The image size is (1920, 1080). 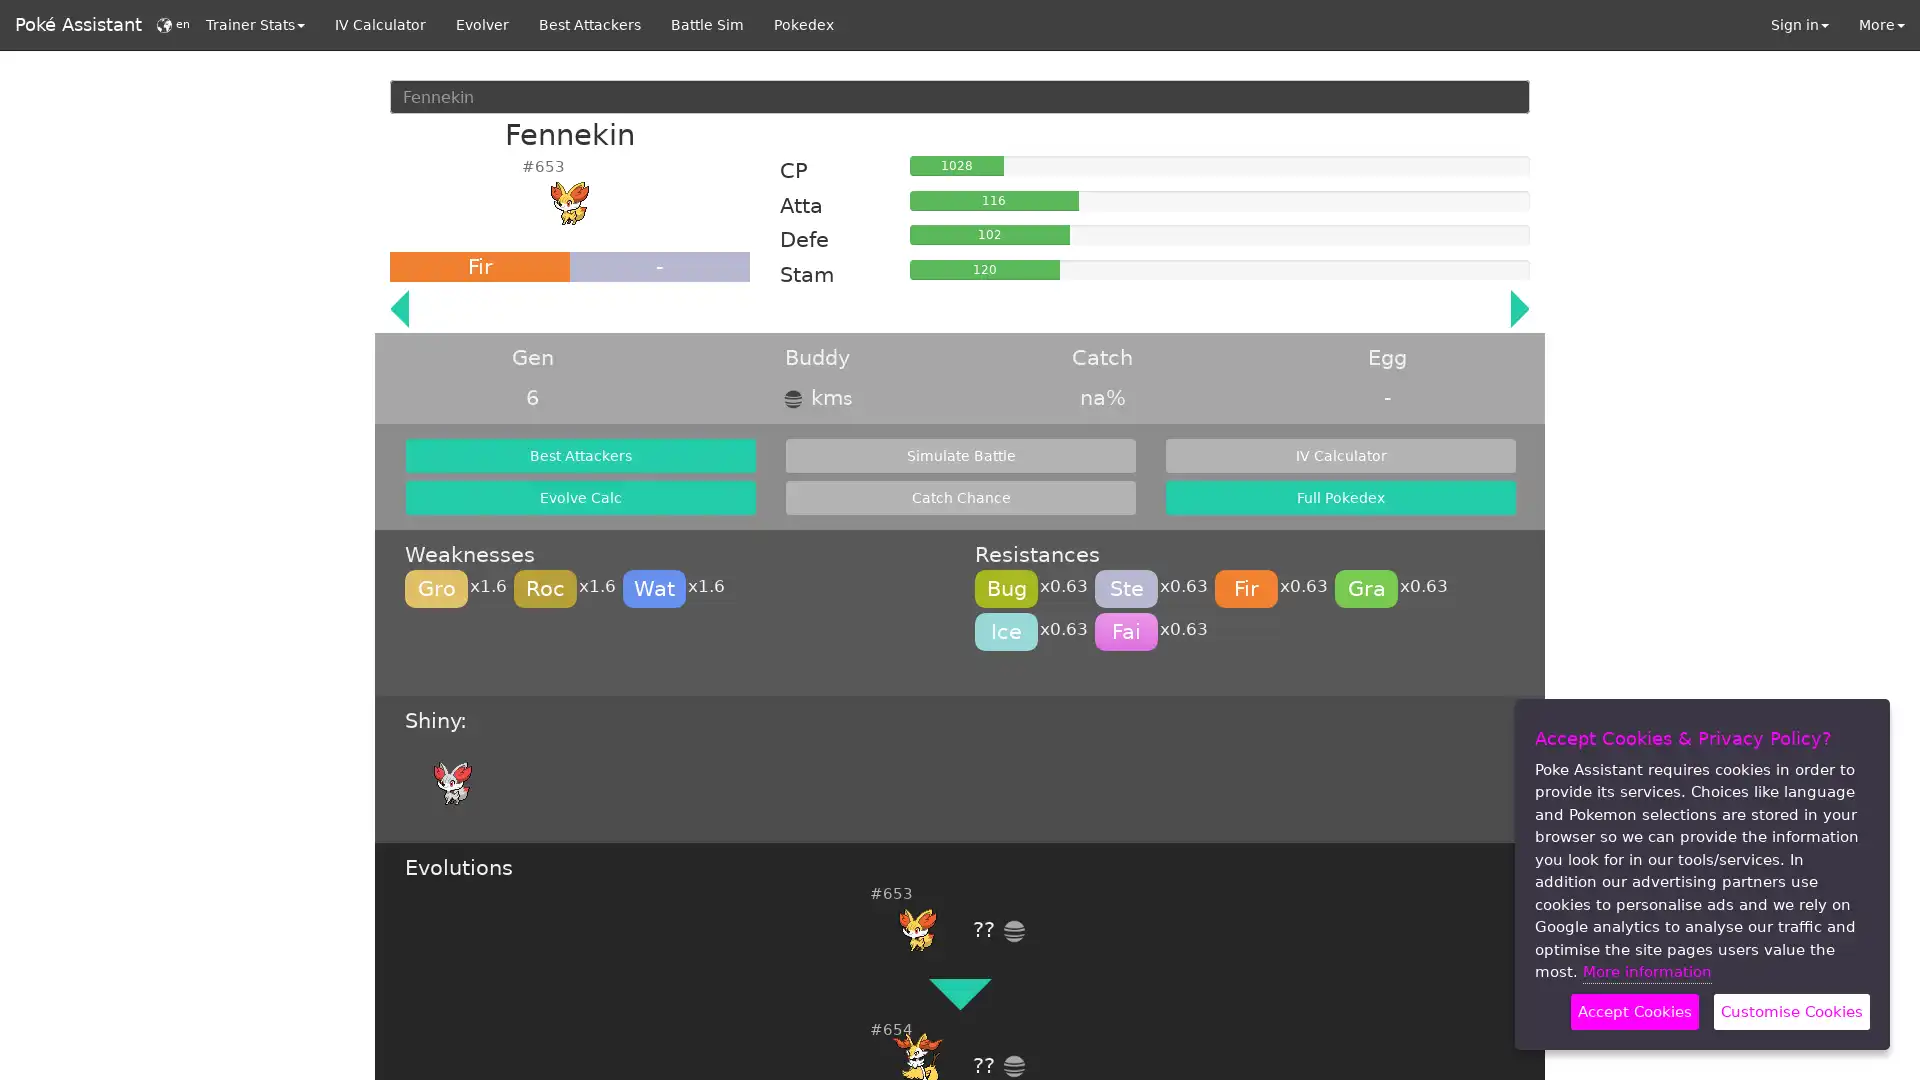 What do you see at coordinates (1635, 1011) in the screenshot?
I see `Accept Cookies` at bounding box center [1635, 1011].